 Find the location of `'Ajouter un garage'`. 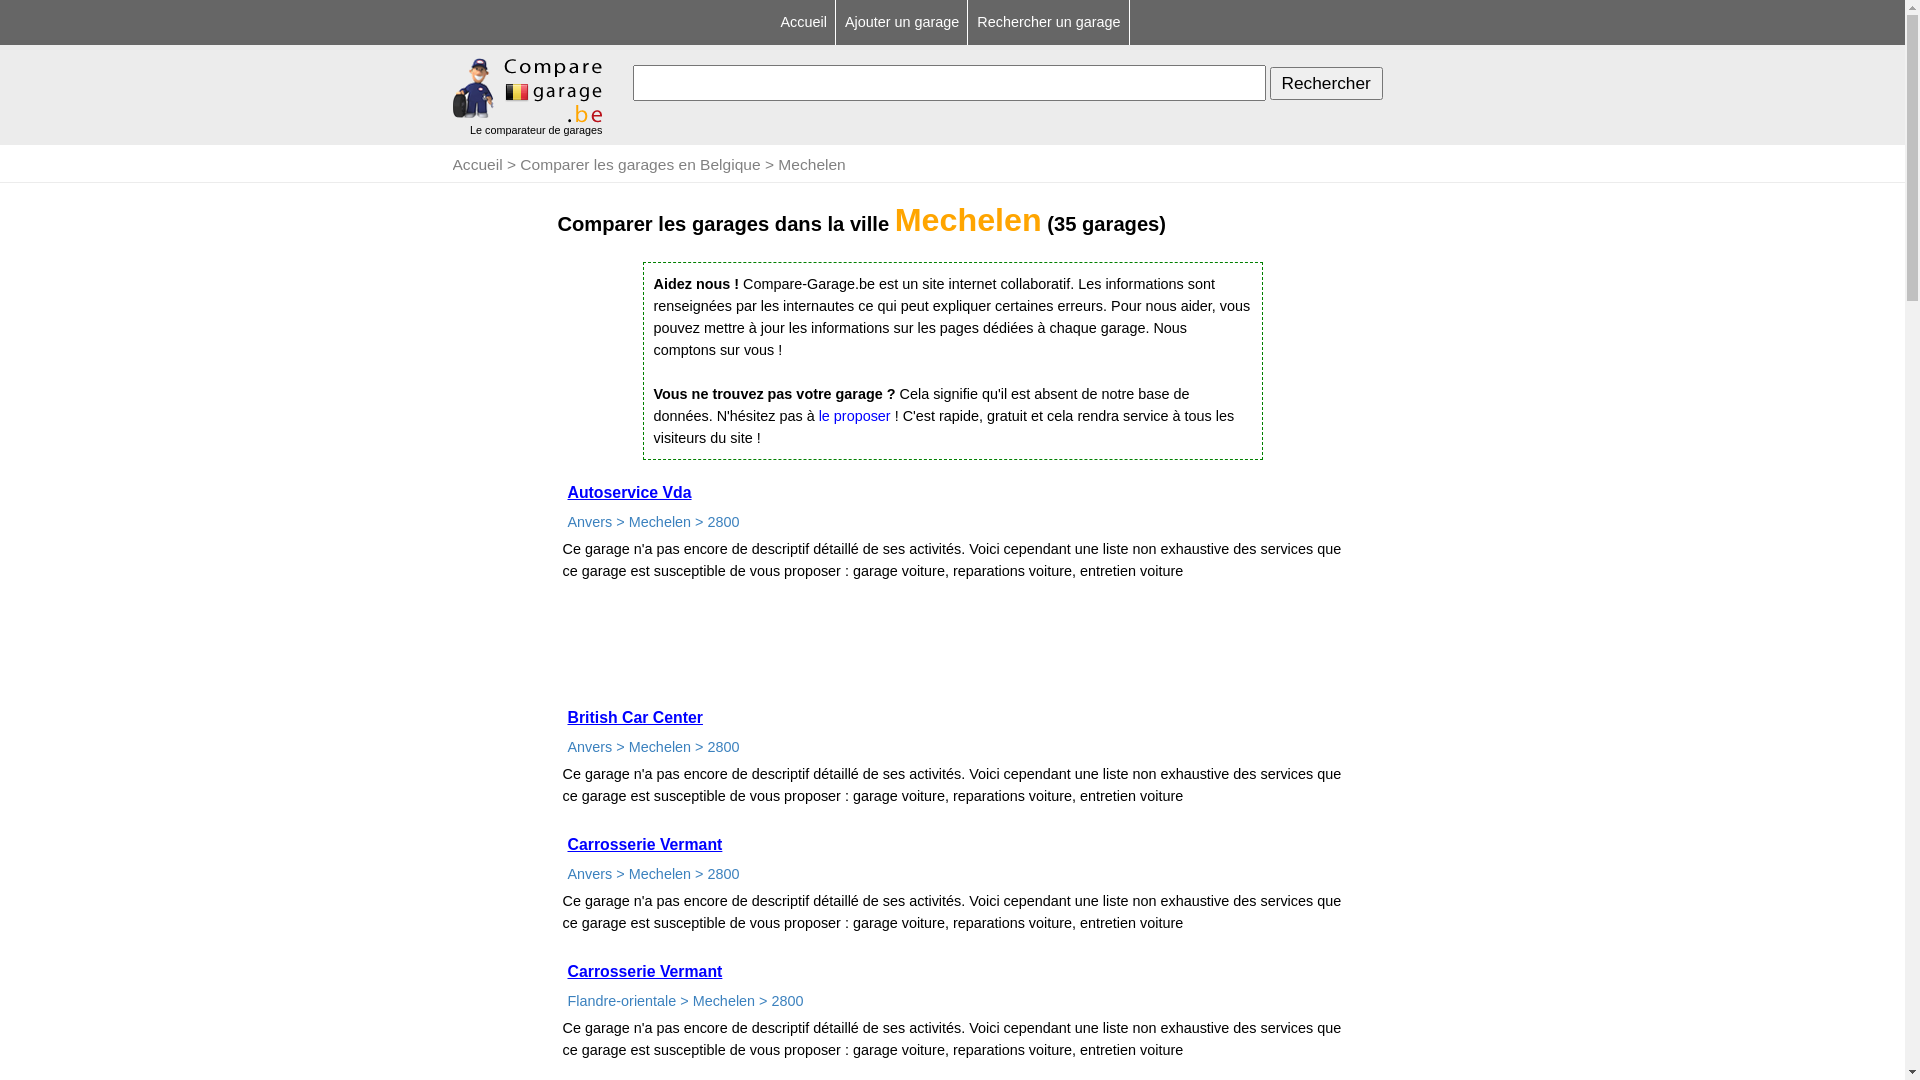

'Ajouter un garage' is located at coordinates (902, 22).